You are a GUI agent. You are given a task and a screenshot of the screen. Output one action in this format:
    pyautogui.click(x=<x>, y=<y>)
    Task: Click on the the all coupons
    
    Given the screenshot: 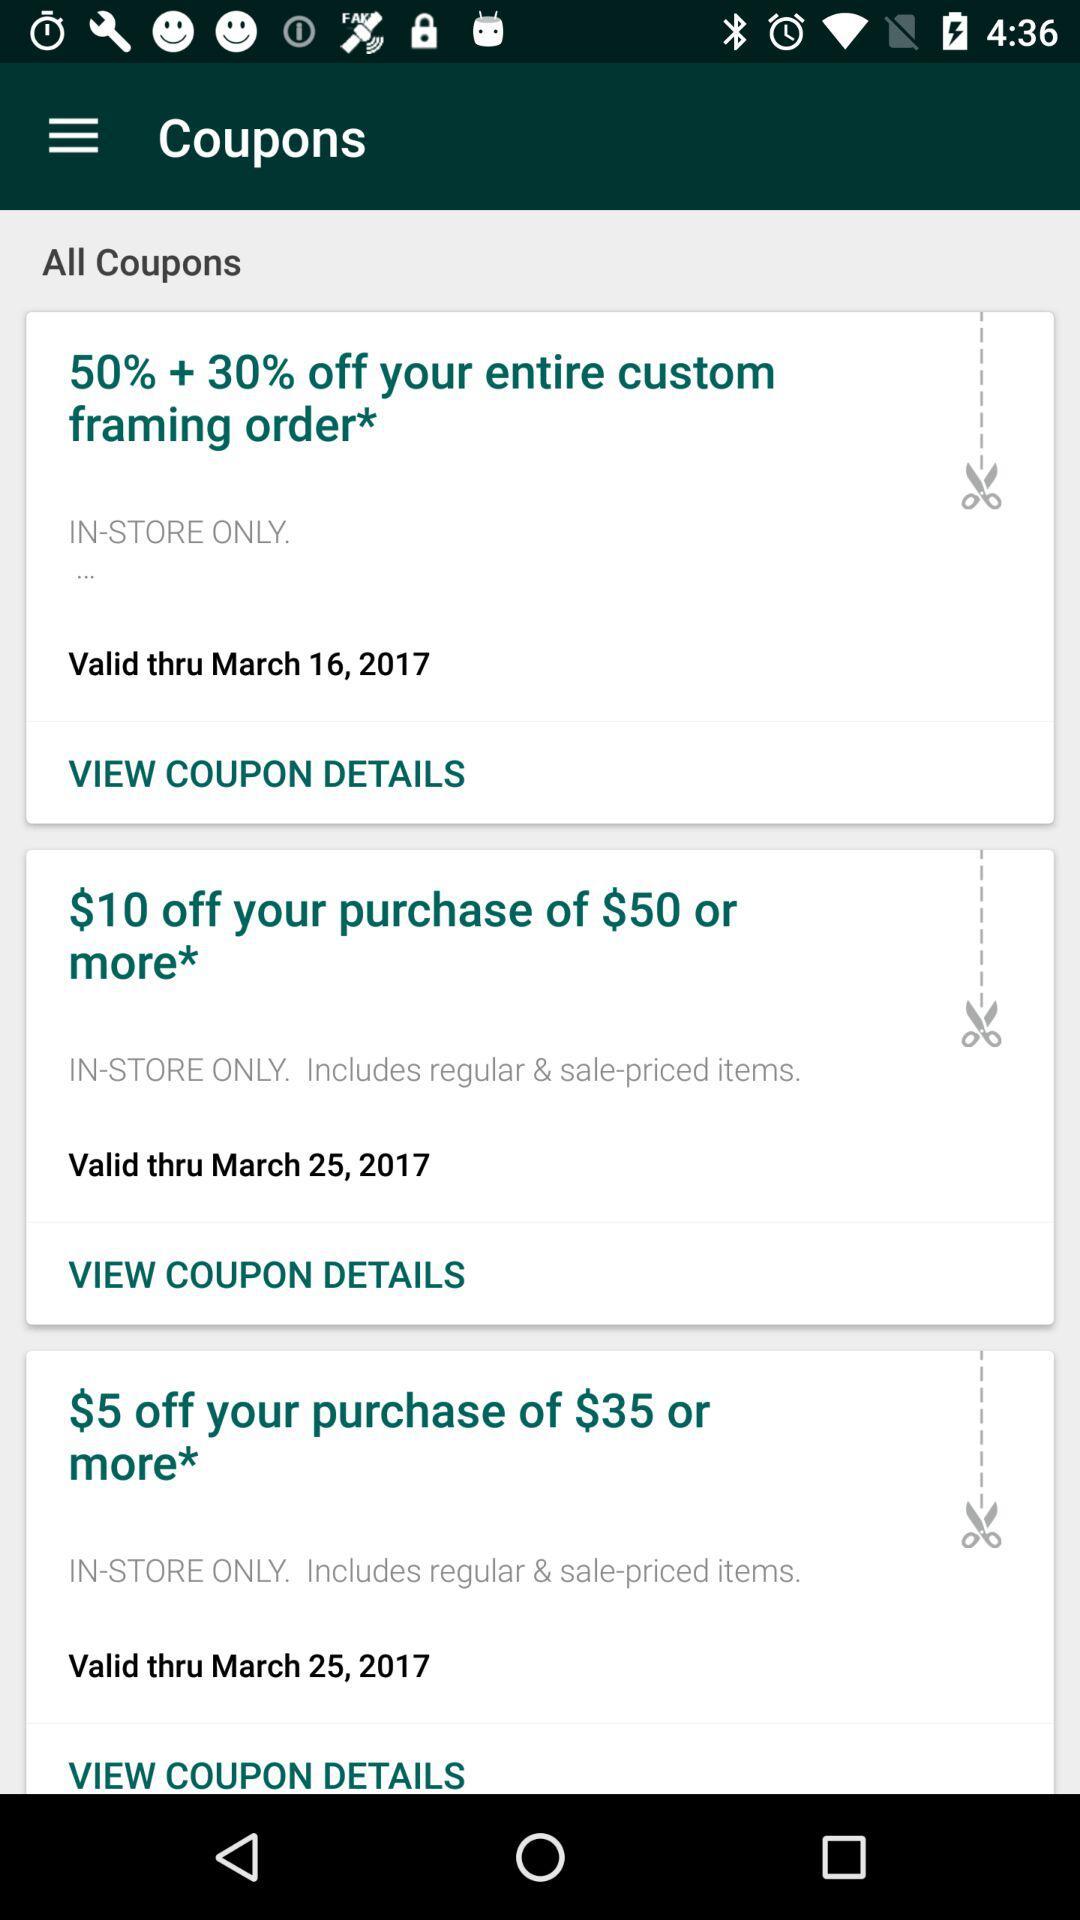 What is the action you would take?
    pyautogui.click(x=540, y=246)
    